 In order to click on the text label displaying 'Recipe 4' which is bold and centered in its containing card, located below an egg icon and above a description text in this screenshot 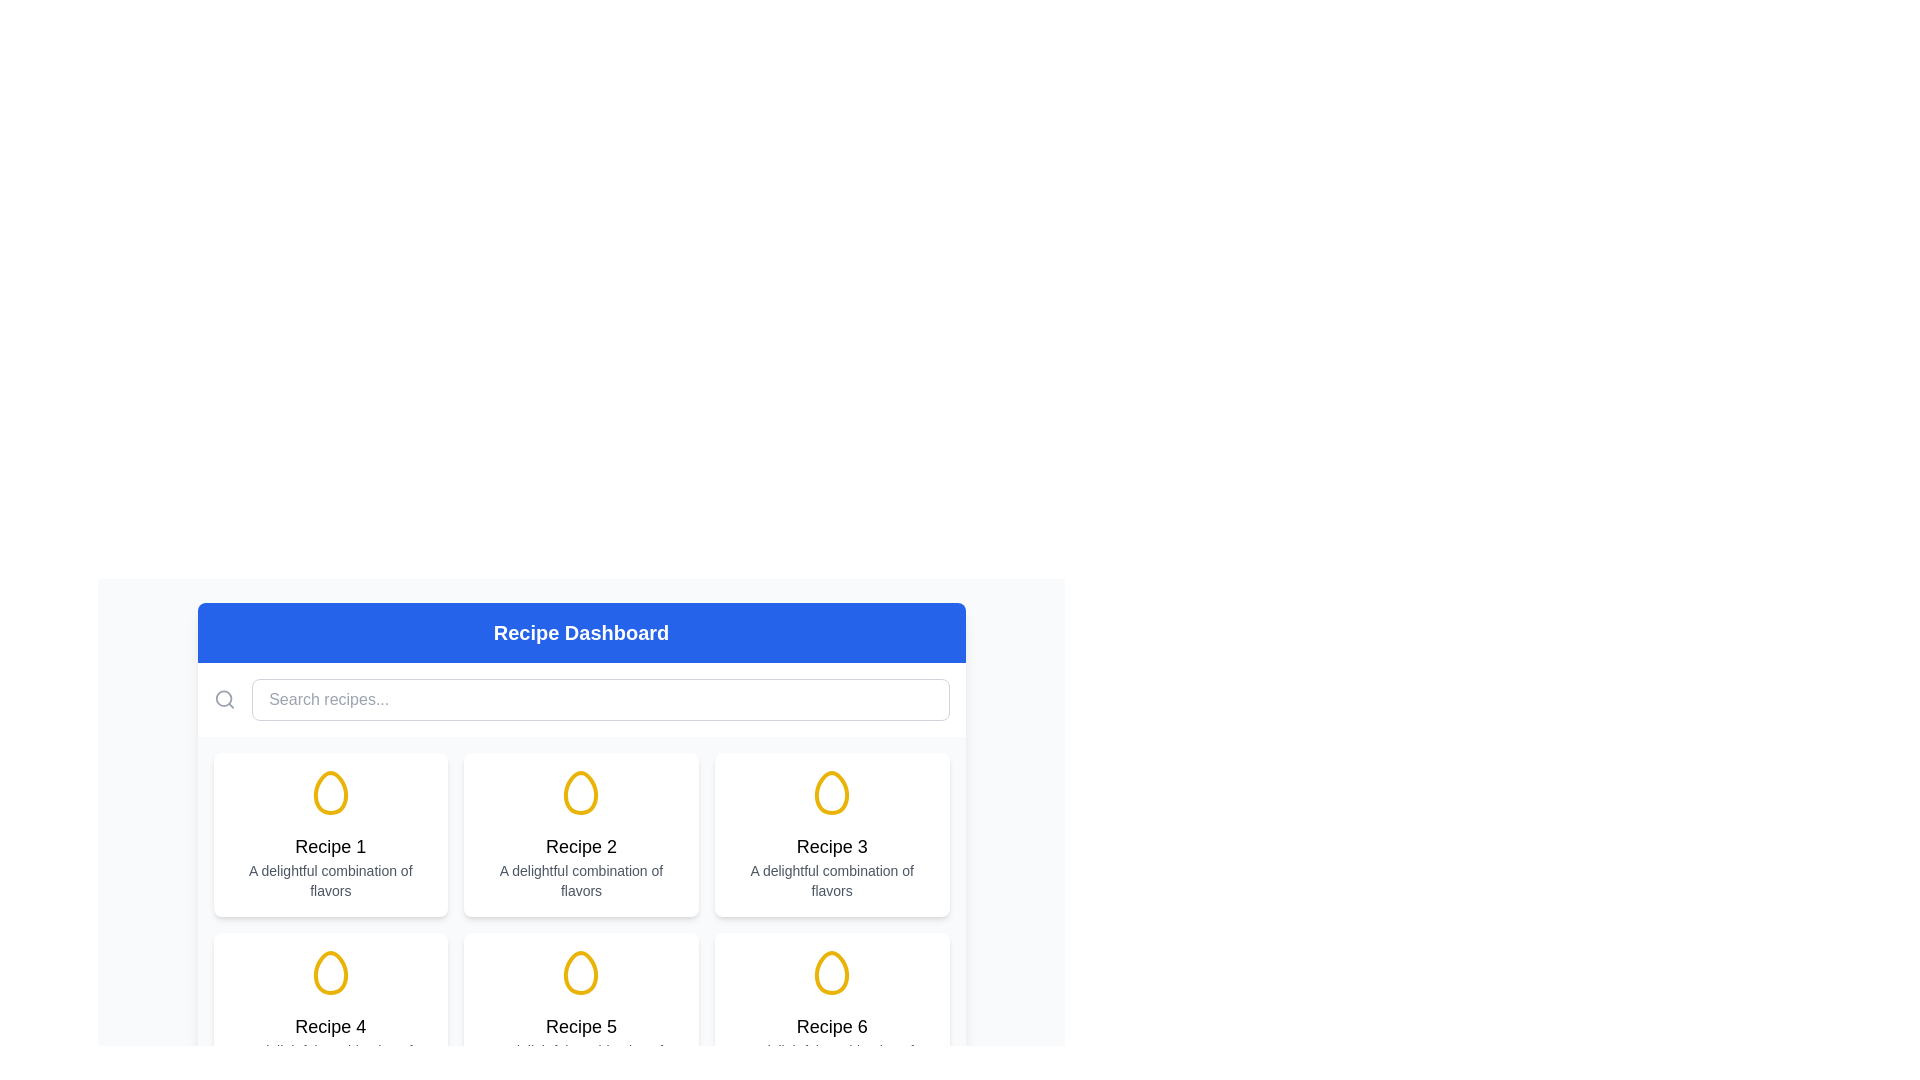, I will do `click(330, 1026)`.